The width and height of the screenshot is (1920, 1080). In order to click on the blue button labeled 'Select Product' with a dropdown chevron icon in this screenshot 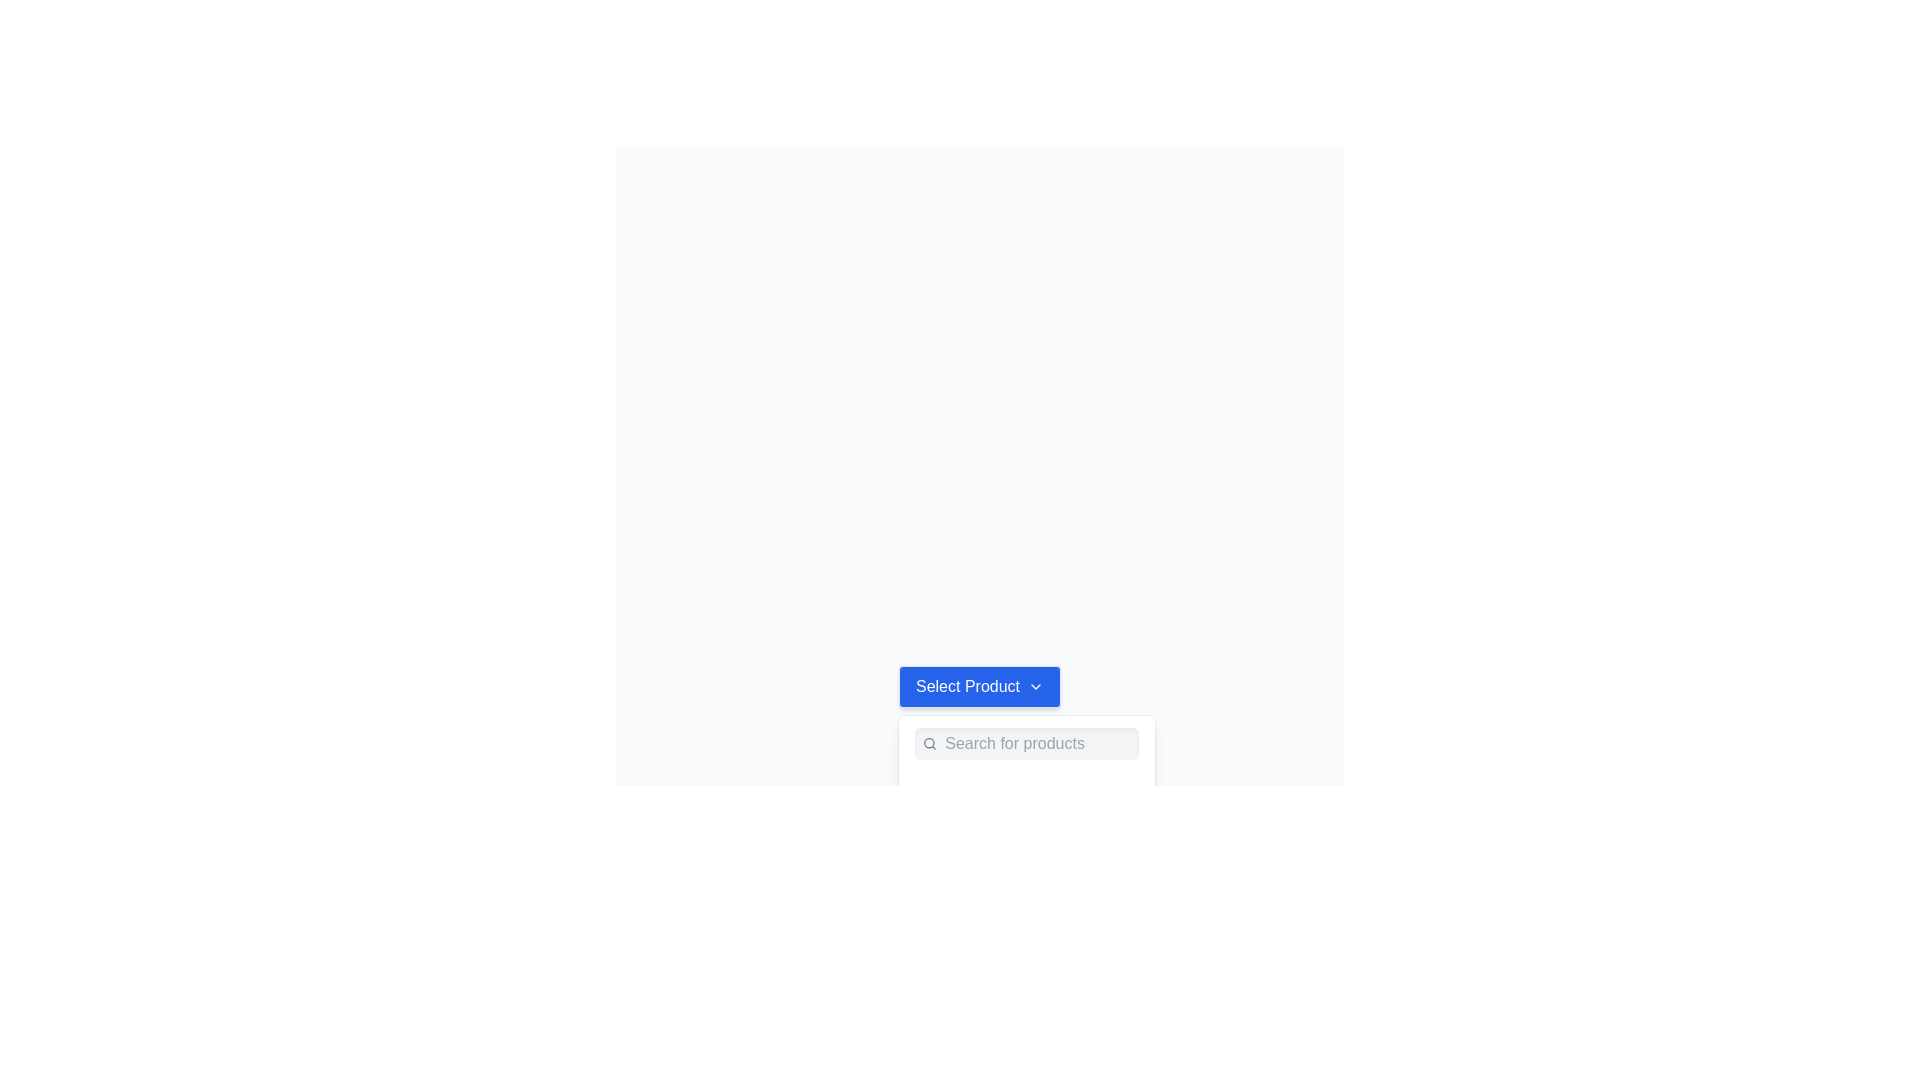, I will do `click(979, 685)`.